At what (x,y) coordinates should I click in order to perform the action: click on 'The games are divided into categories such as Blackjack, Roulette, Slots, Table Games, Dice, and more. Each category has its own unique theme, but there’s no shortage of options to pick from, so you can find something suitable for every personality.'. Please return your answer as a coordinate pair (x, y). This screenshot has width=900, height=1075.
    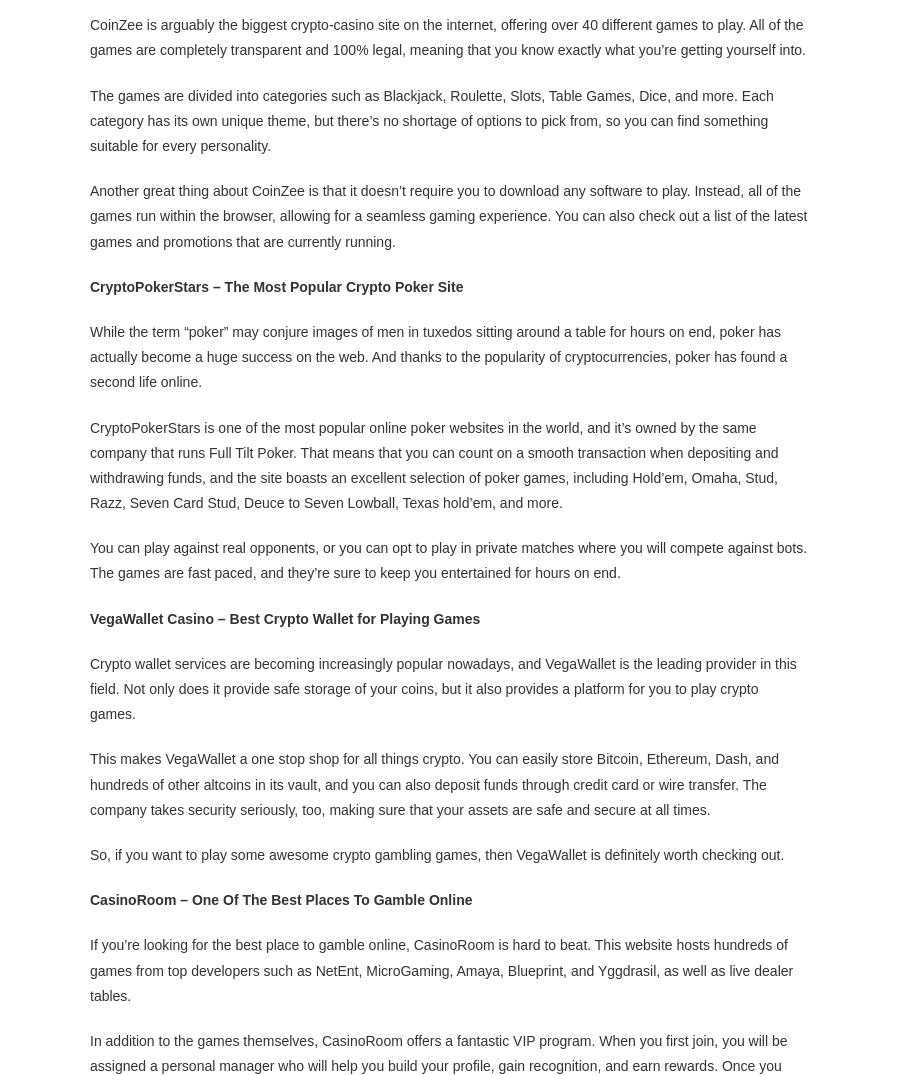
    Looking at the image, I should click on (89, 118).